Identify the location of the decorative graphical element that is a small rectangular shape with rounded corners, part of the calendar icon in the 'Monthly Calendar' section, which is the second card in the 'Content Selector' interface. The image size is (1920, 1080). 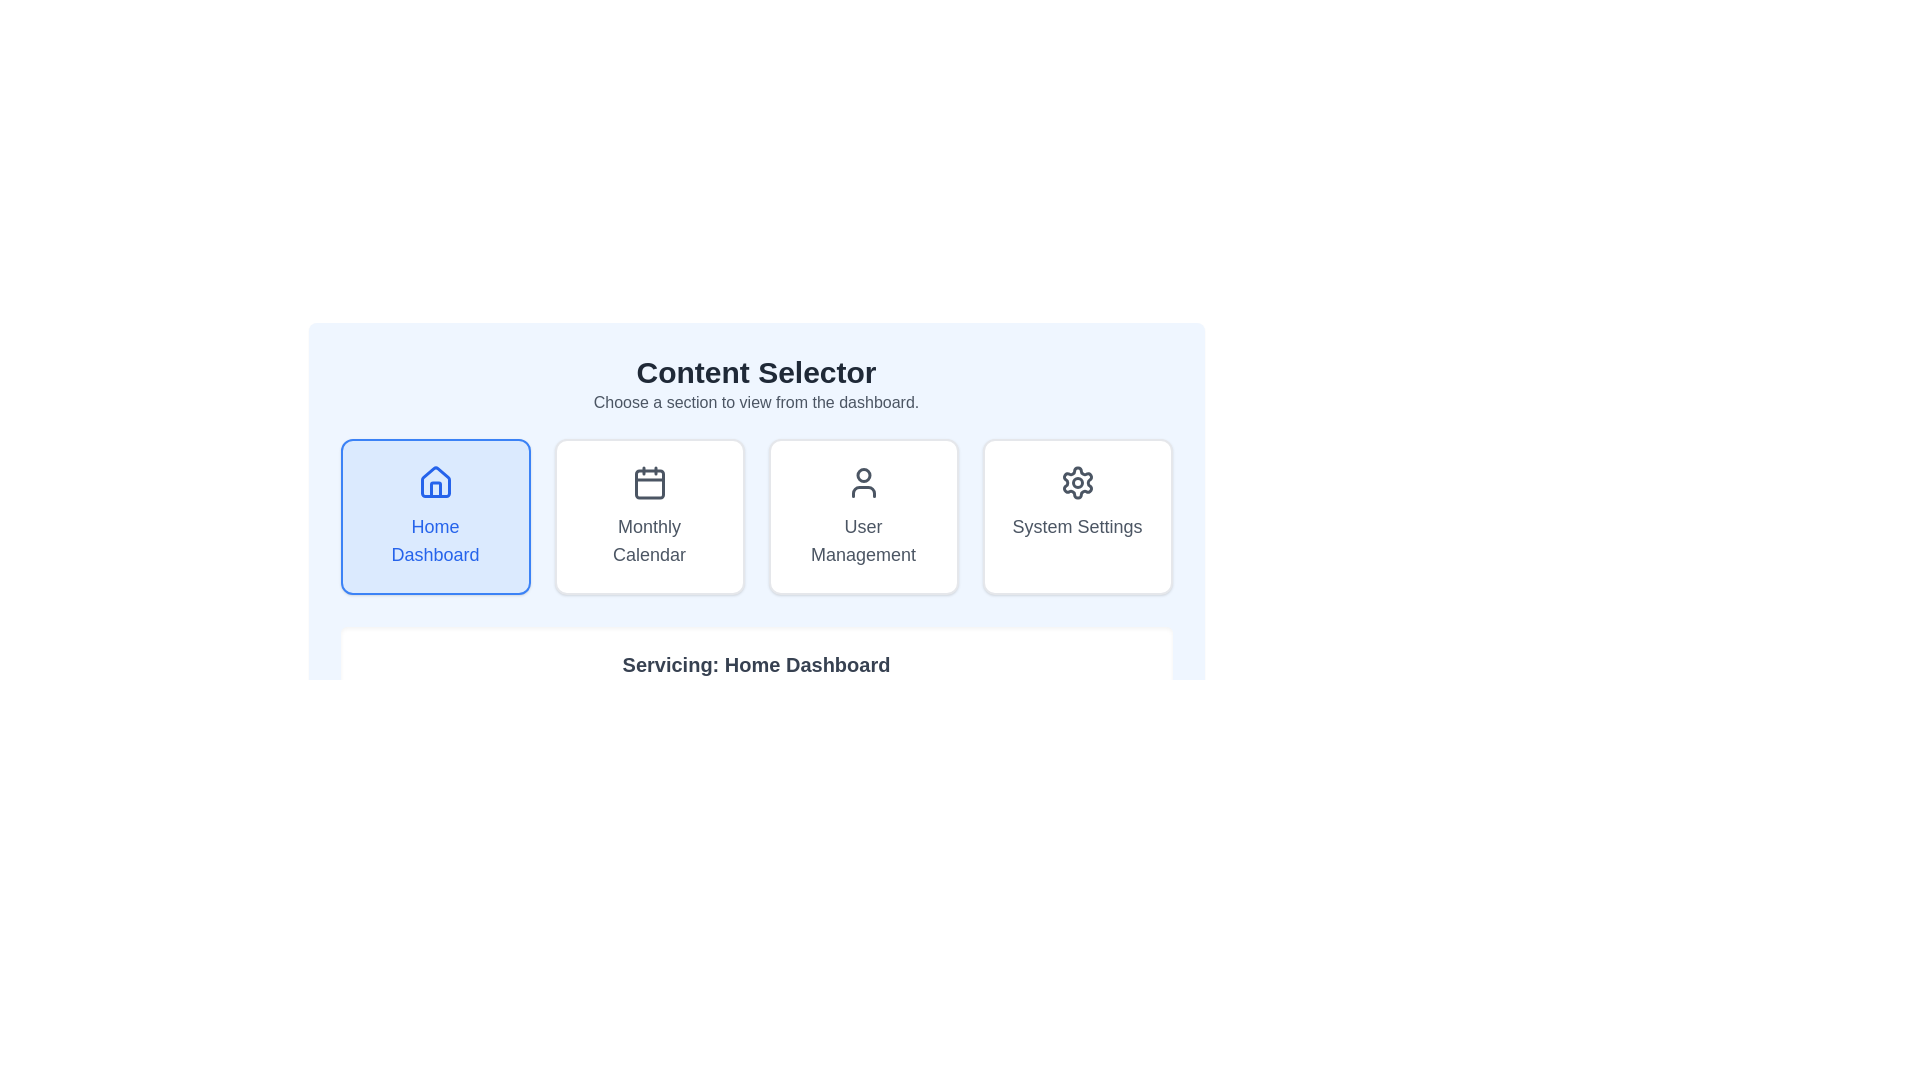
(649, 484).